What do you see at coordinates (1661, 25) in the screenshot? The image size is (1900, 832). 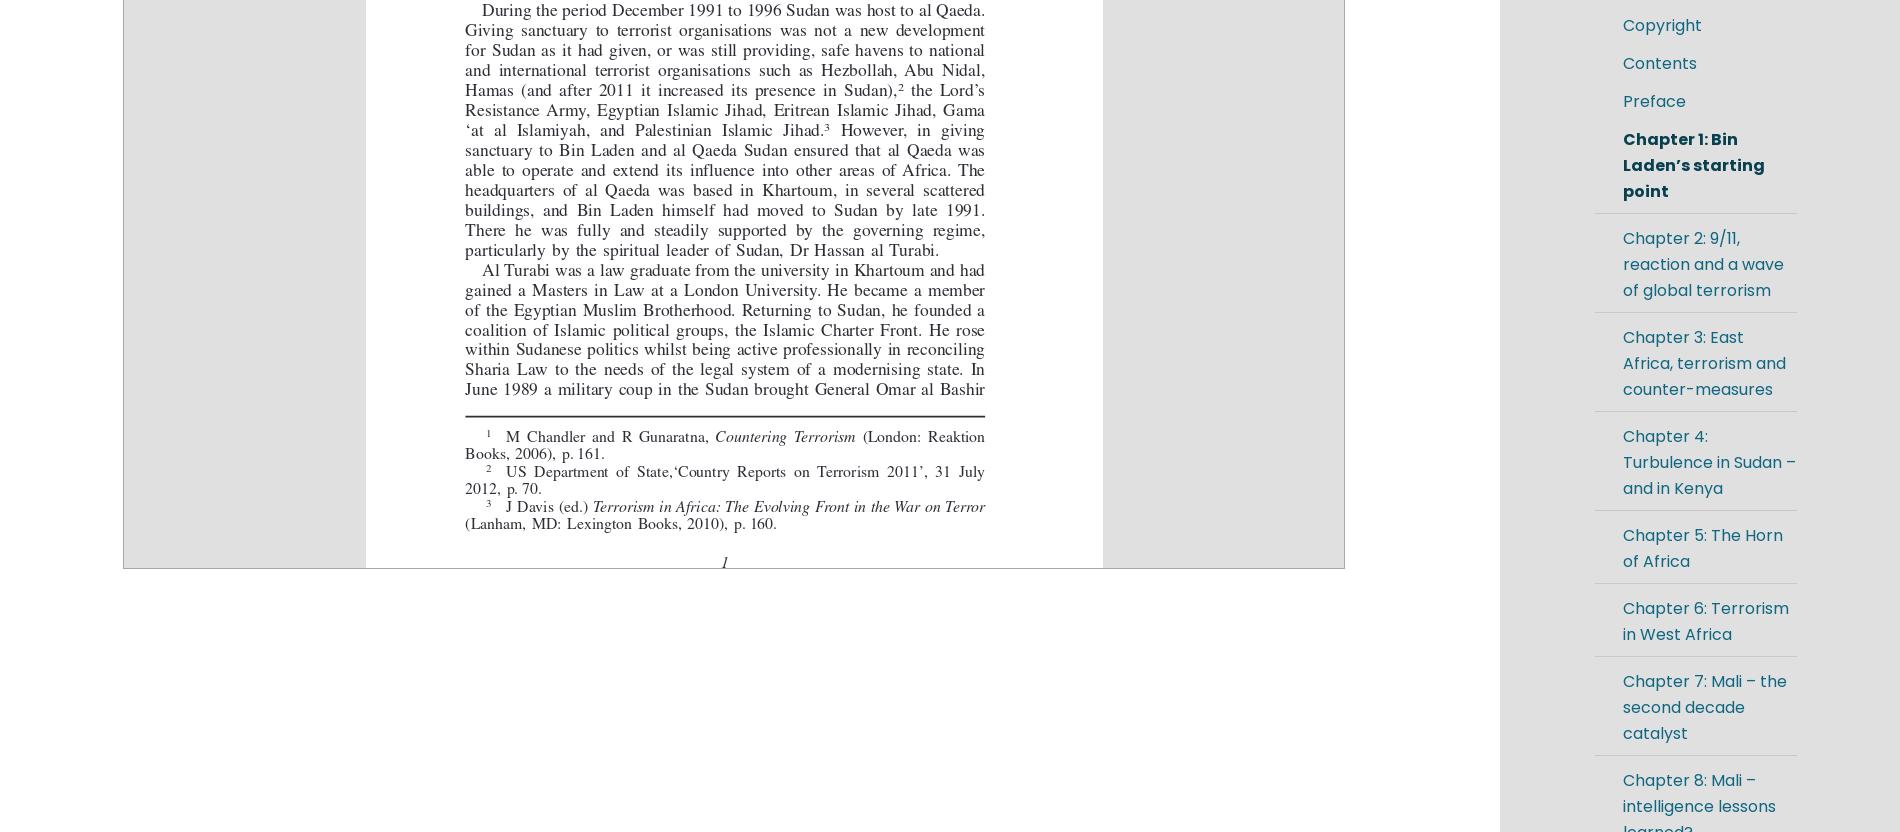 I see `'Copyright'` at bounding box center [1661, 25].